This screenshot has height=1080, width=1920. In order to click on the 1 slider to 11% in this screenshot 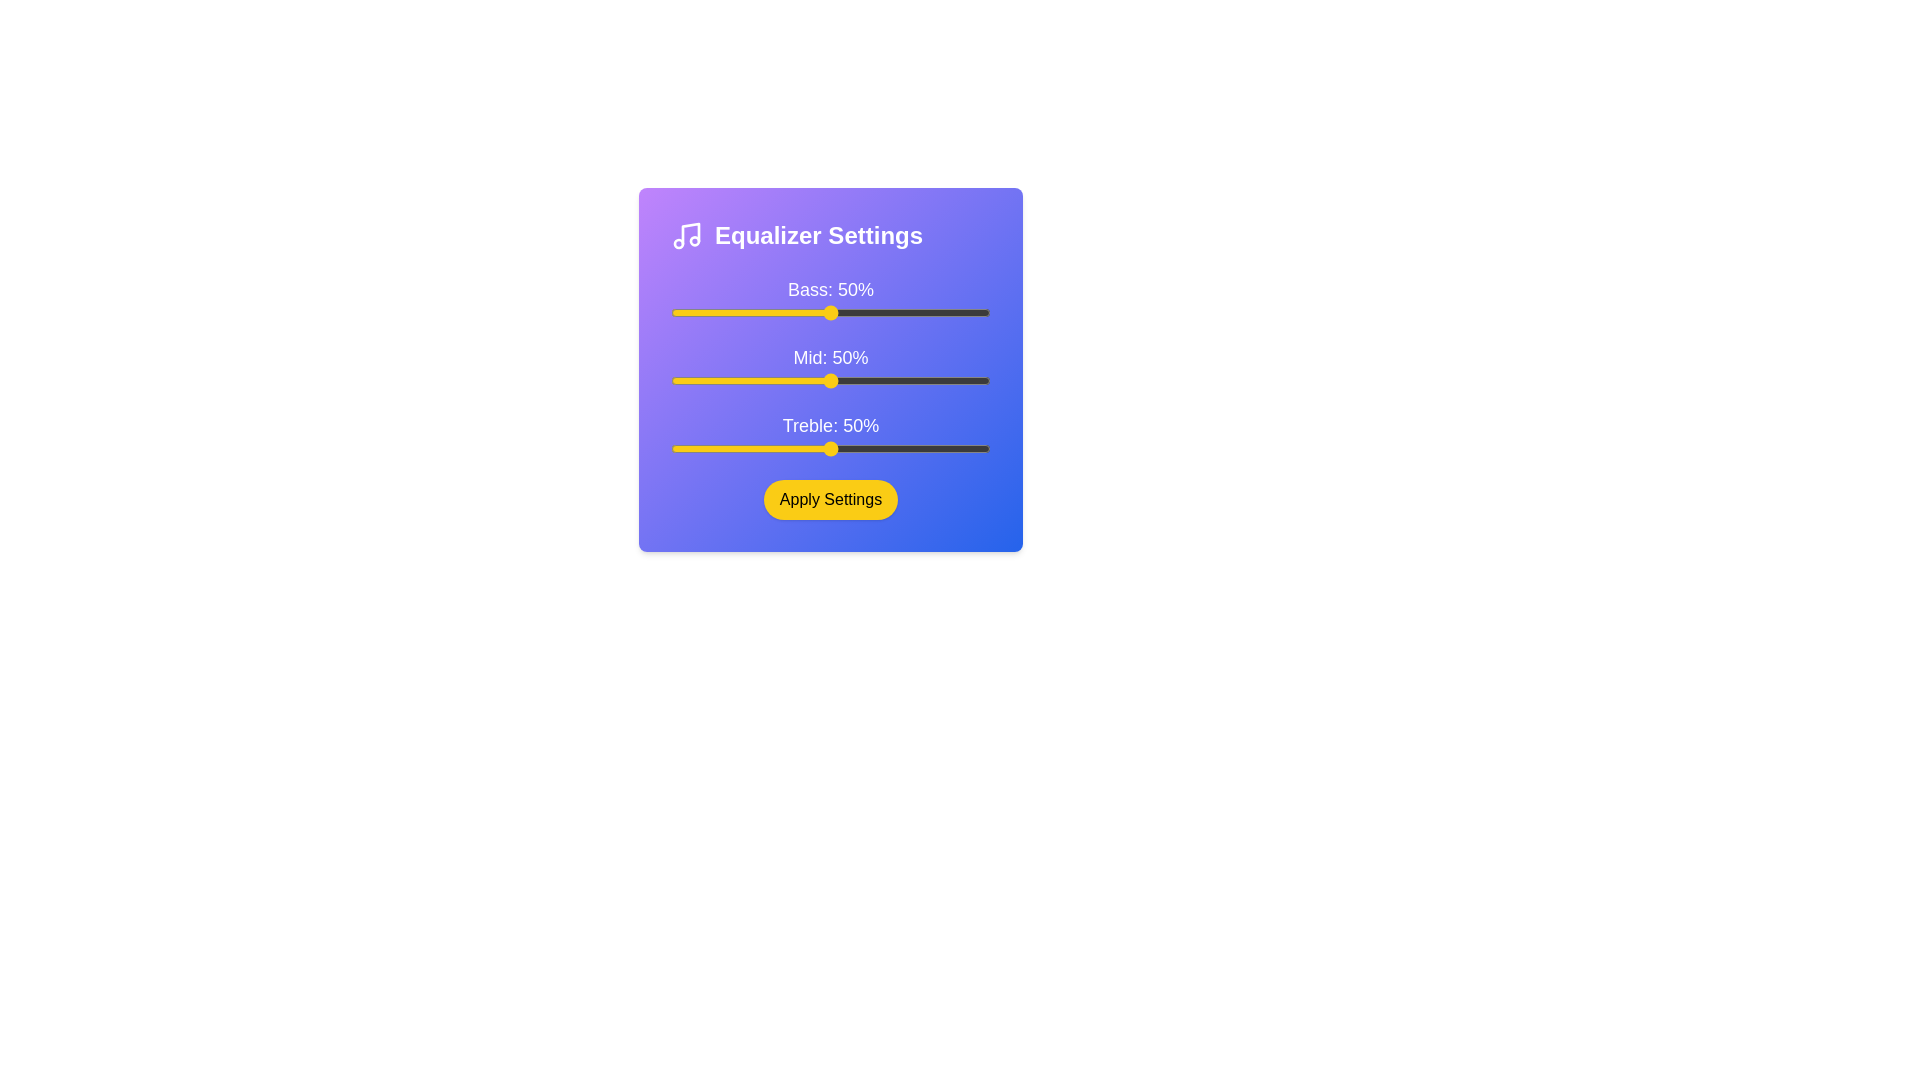, I will do `click(866, 381)`.